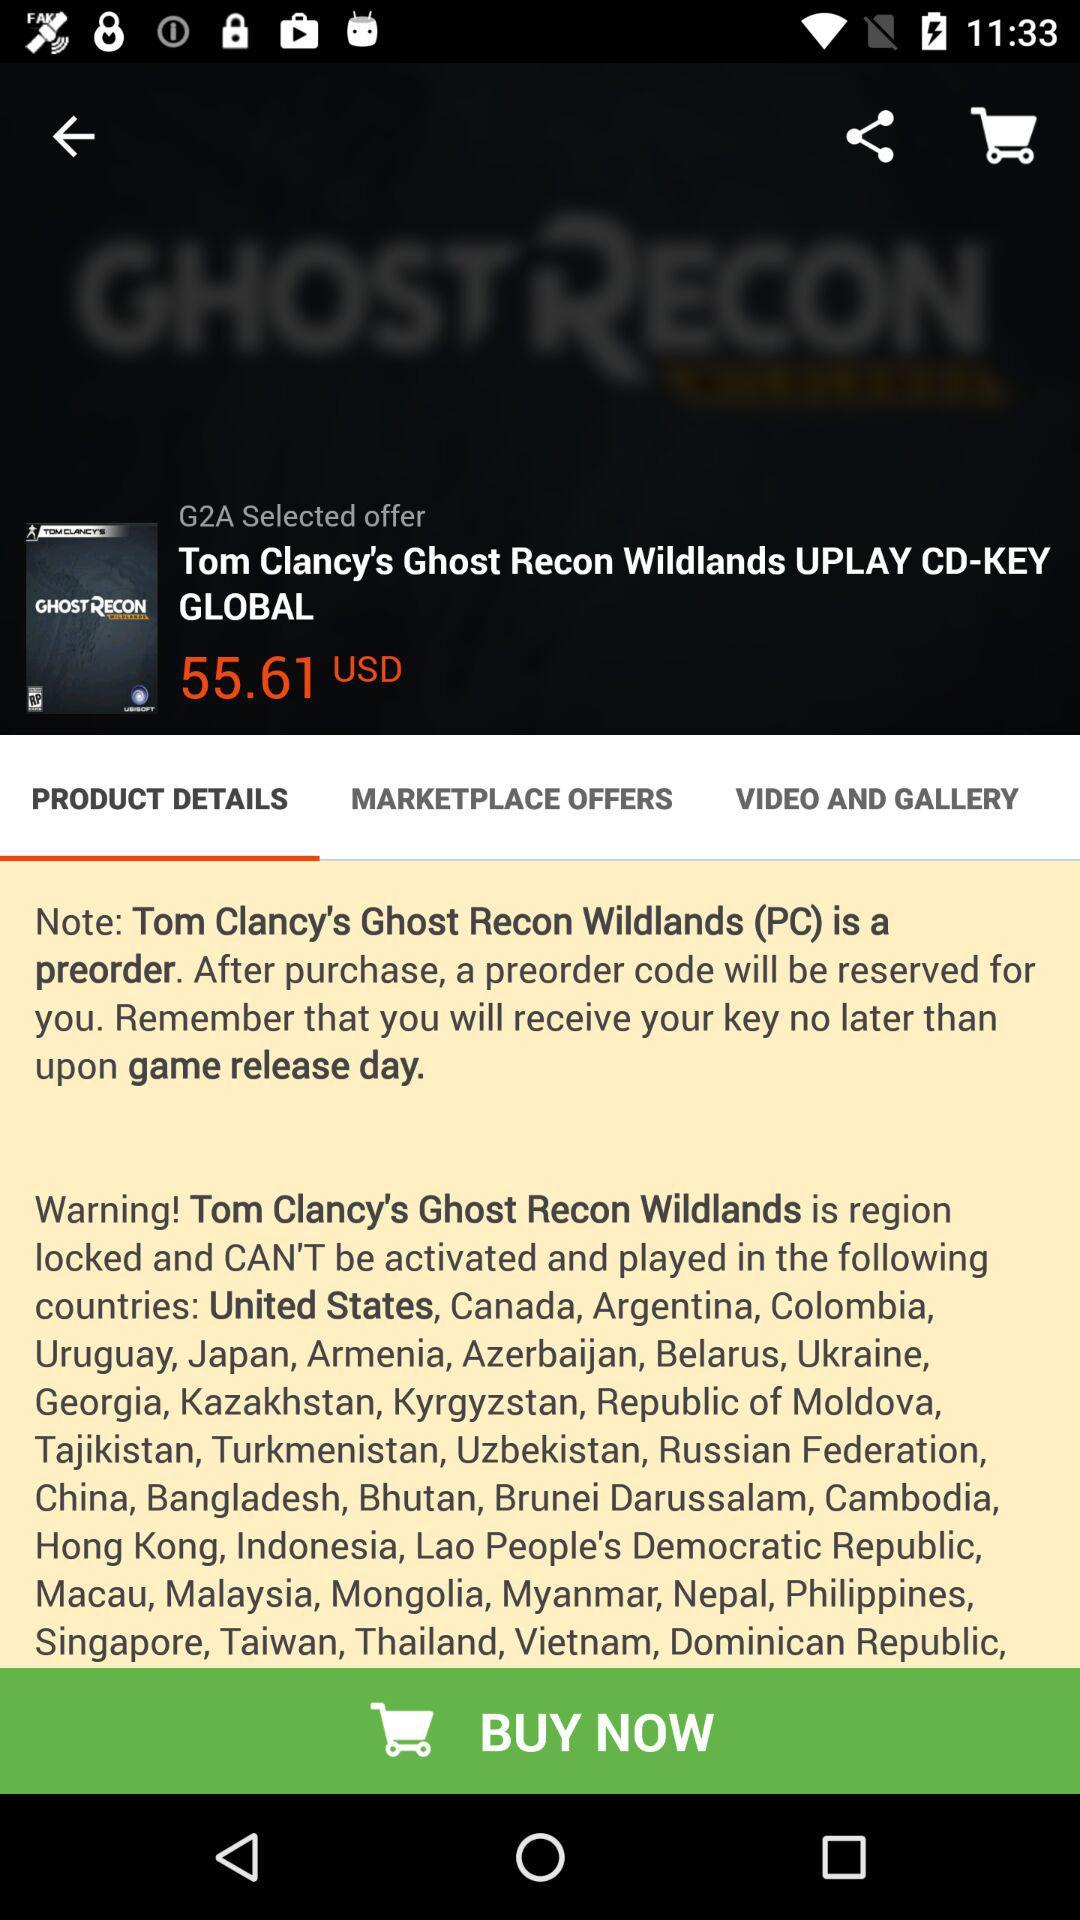 This screenshot has width=1080, height=1920. I want to click on the note tom clancy, so click(540, 1327).